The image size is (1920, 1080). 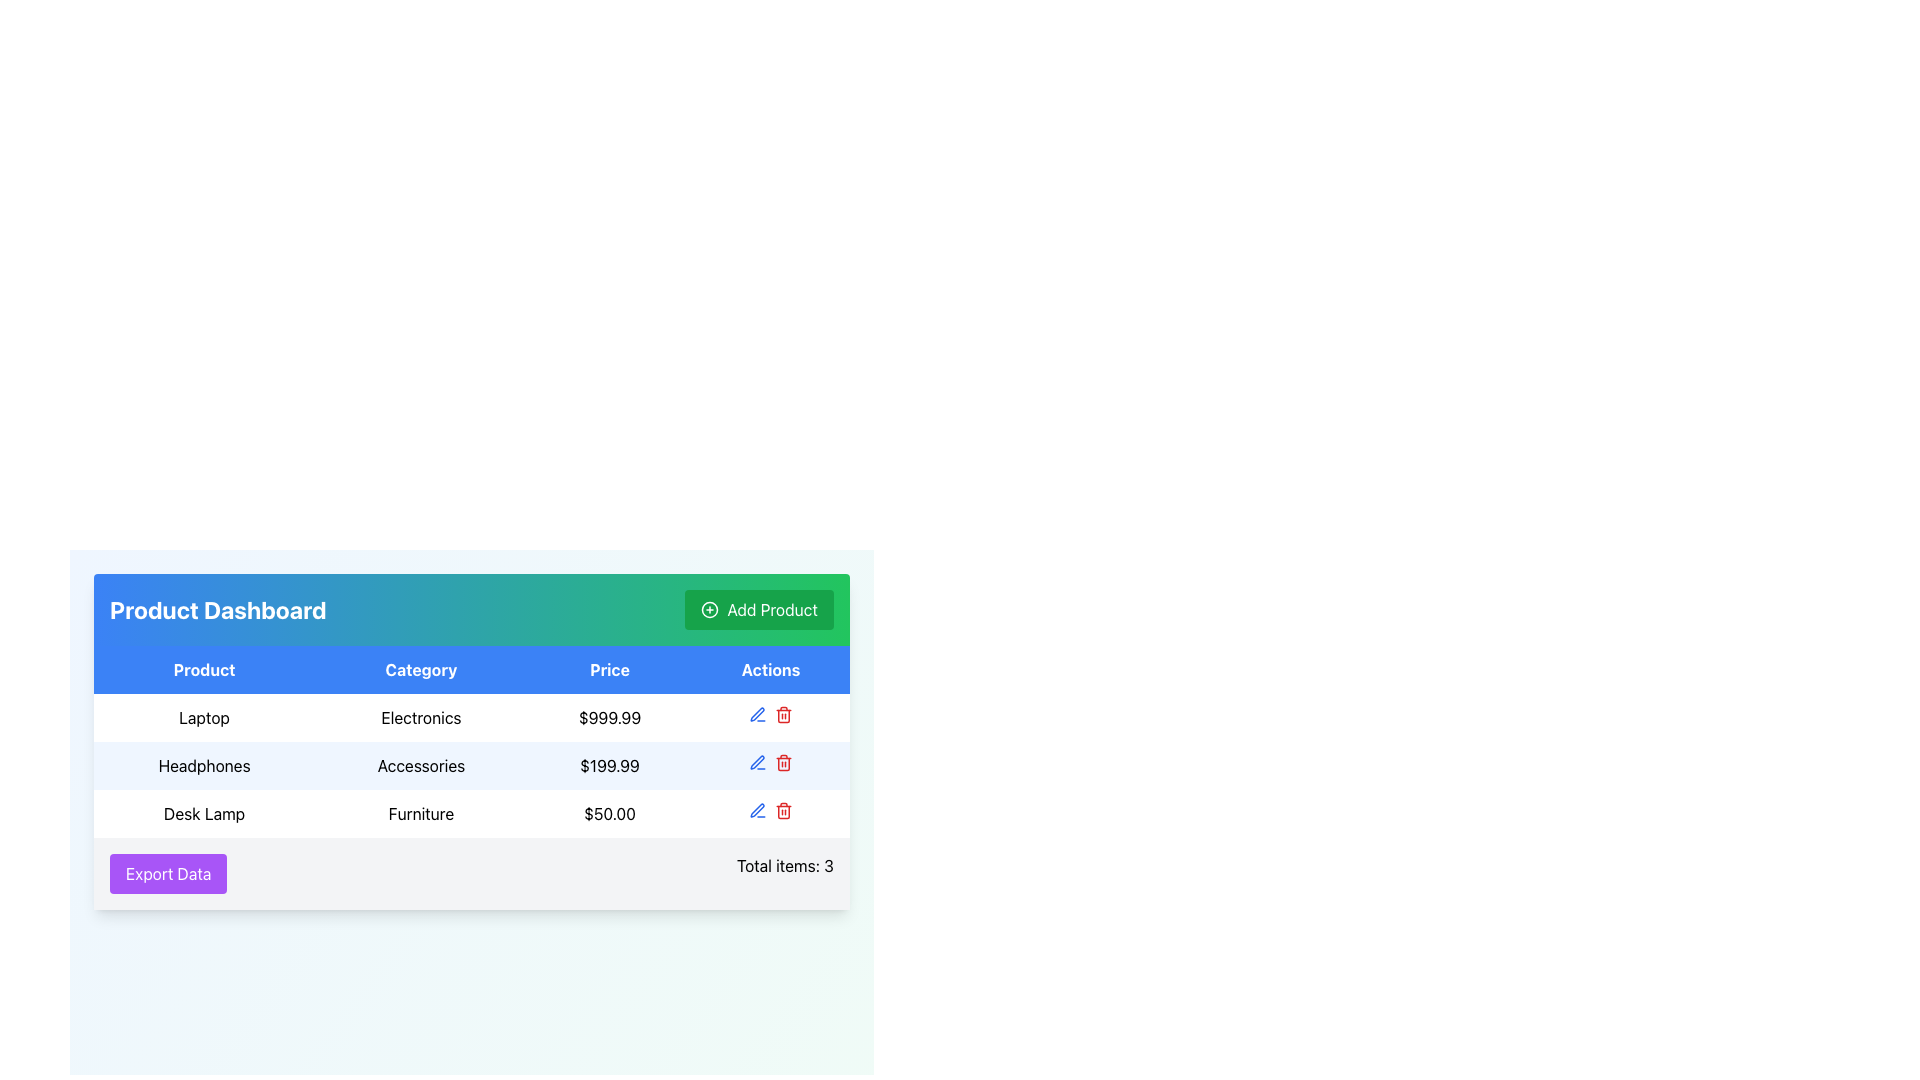 I want to click on the red trash can icon button located in the 'Actions' column of the data table, specifically in the row for 'Headphones', which is the second icon next to a blue pencil icon, so click(x=783, y=763).